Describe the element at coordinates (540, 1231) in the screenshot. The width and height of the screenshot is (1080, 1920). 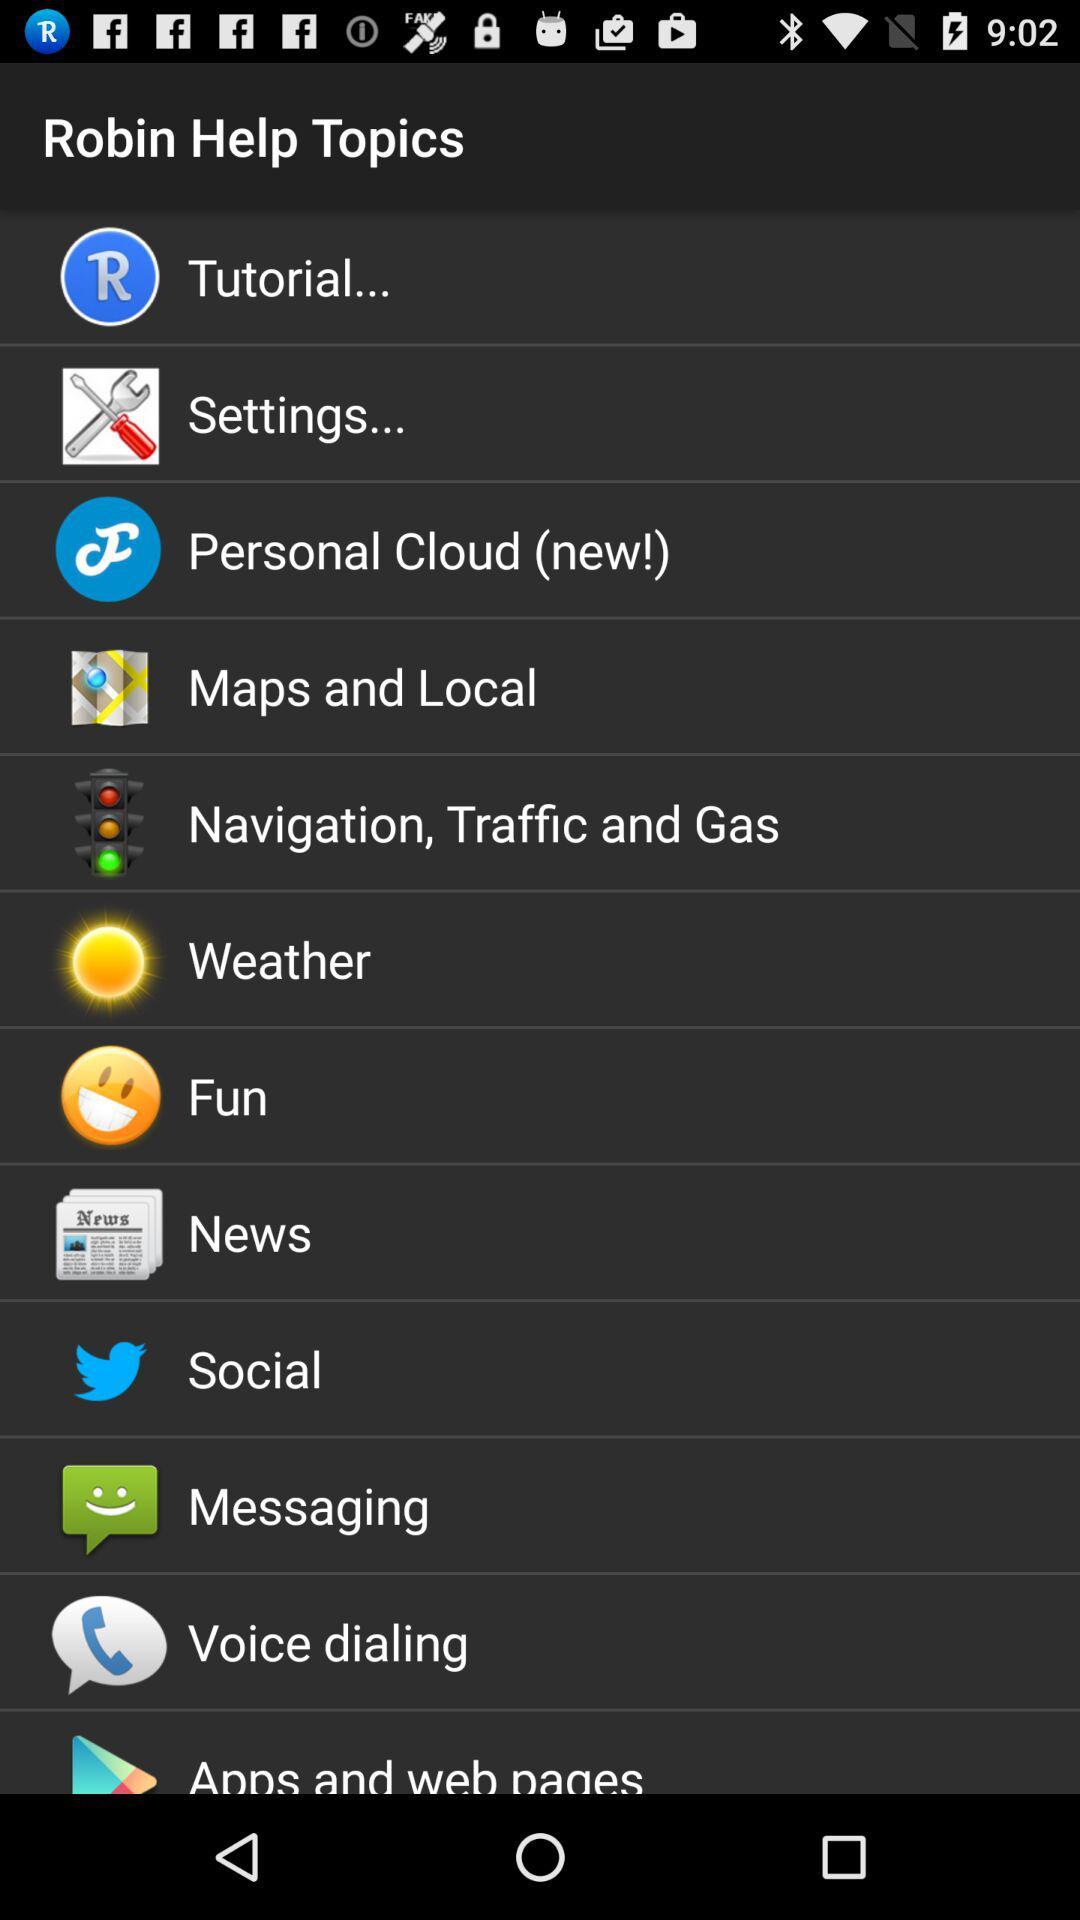
I see `the  news` at that location.